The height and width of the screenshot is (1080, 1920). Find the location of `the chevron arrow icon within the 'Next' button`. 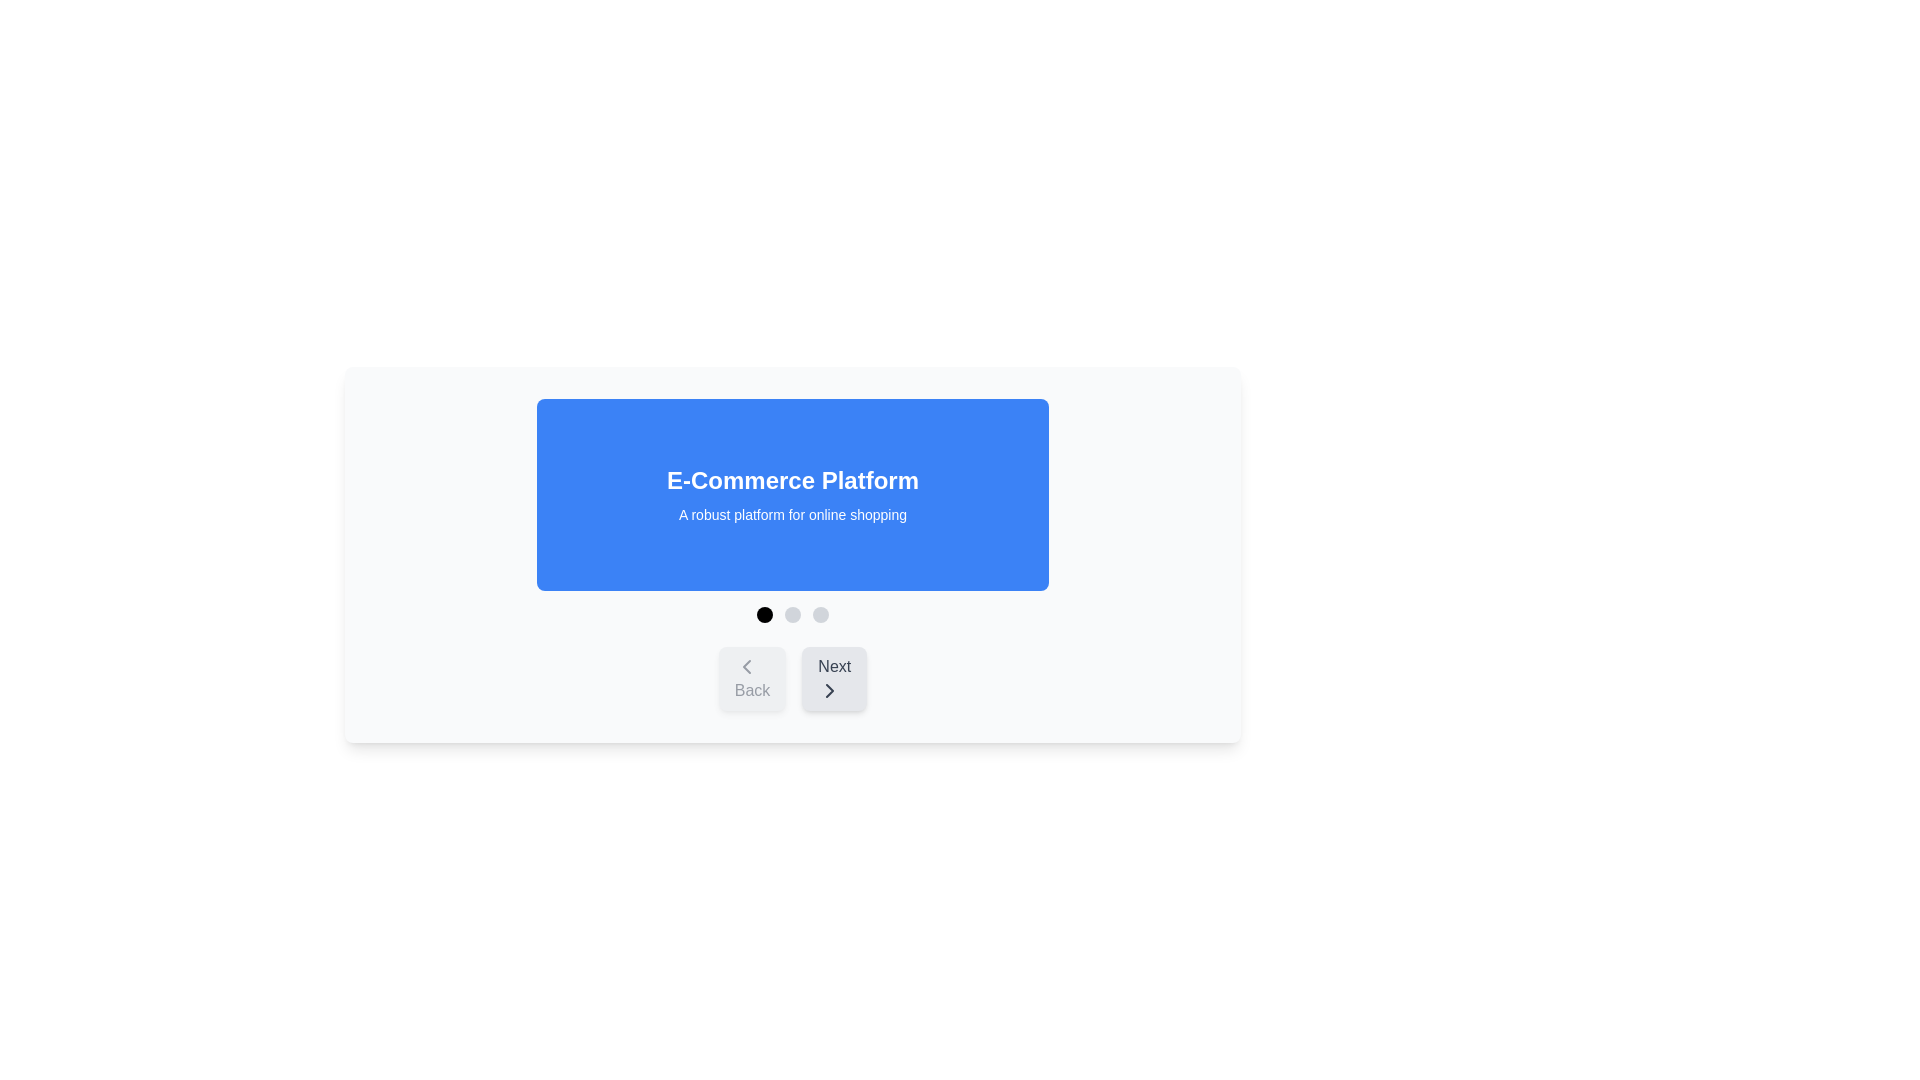

the chevron arrow icon within the 'Next' button is located at coordinates (830, 689).